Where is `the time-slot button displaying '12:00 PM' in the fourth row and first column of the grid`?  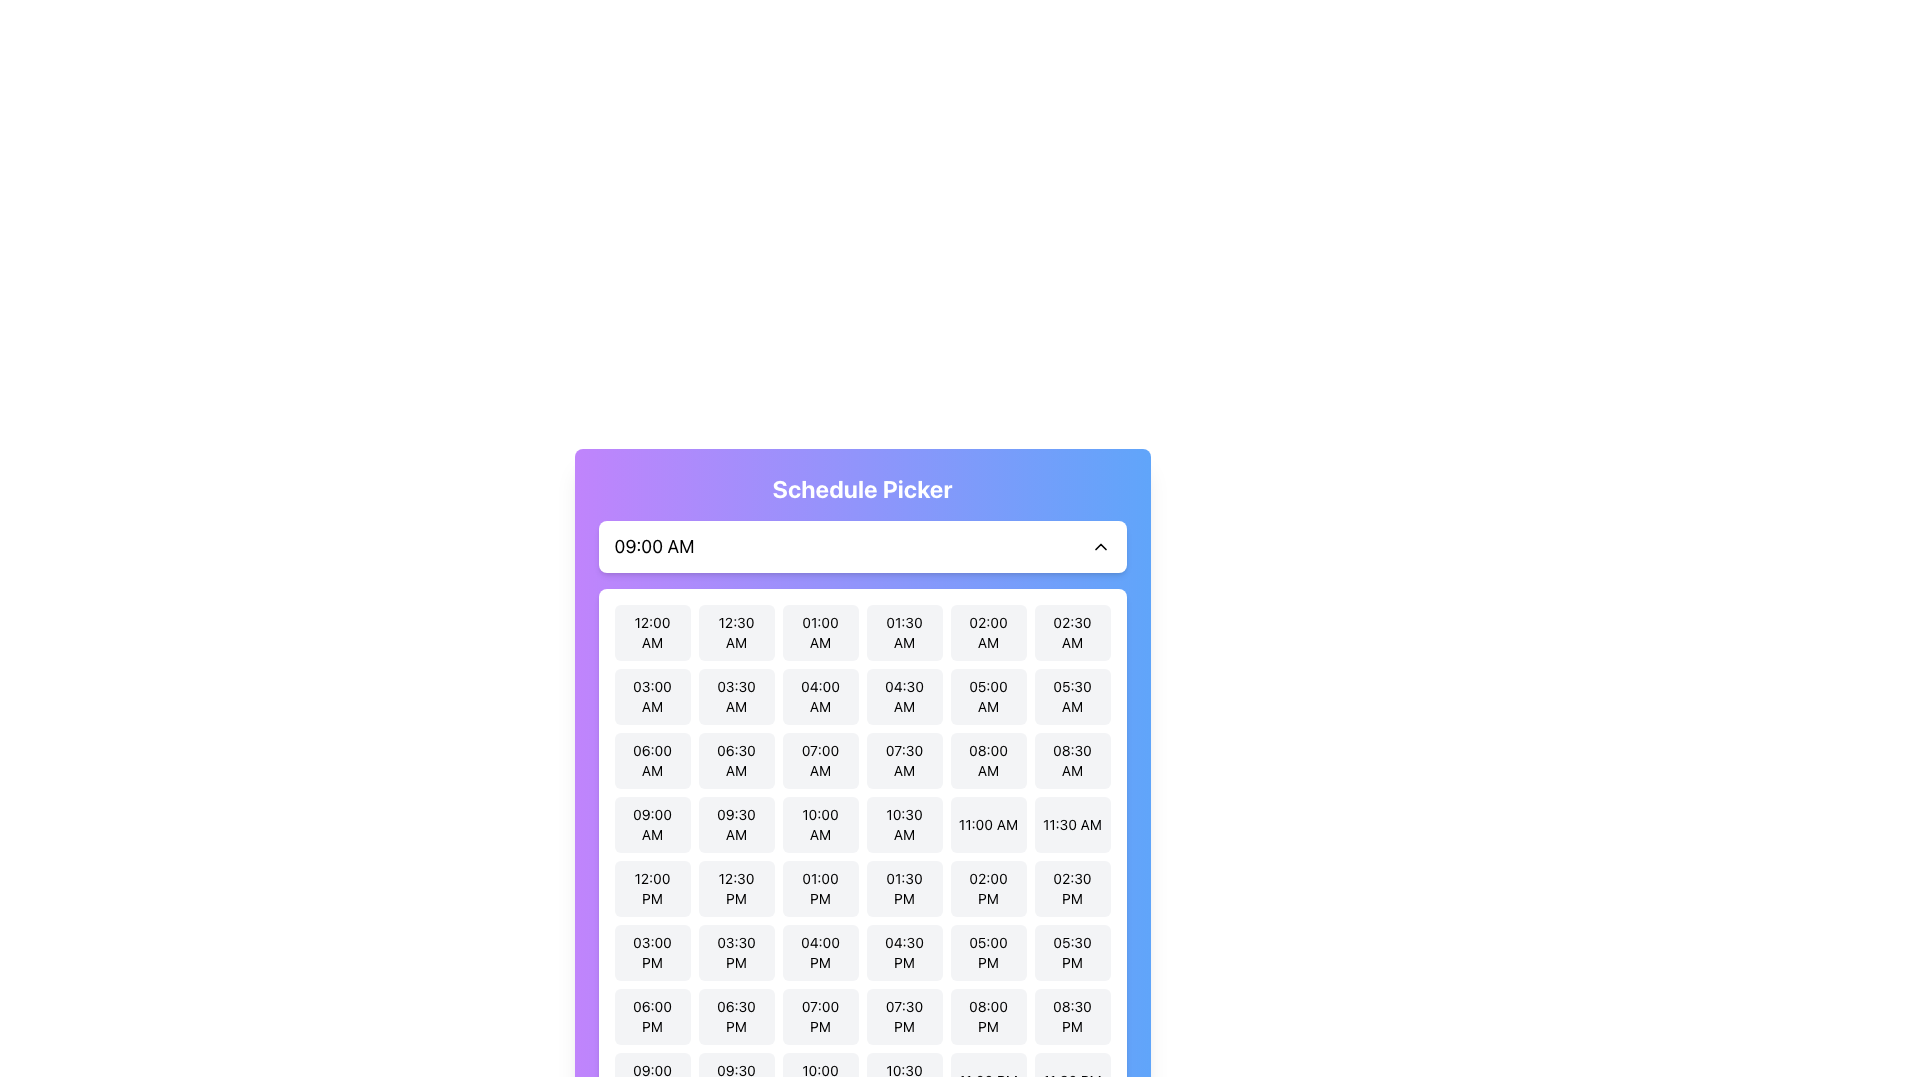
the time-slot button displaying '12:00 PM' in the fourth row and first column of the grid is located at coordinates (652, 887).